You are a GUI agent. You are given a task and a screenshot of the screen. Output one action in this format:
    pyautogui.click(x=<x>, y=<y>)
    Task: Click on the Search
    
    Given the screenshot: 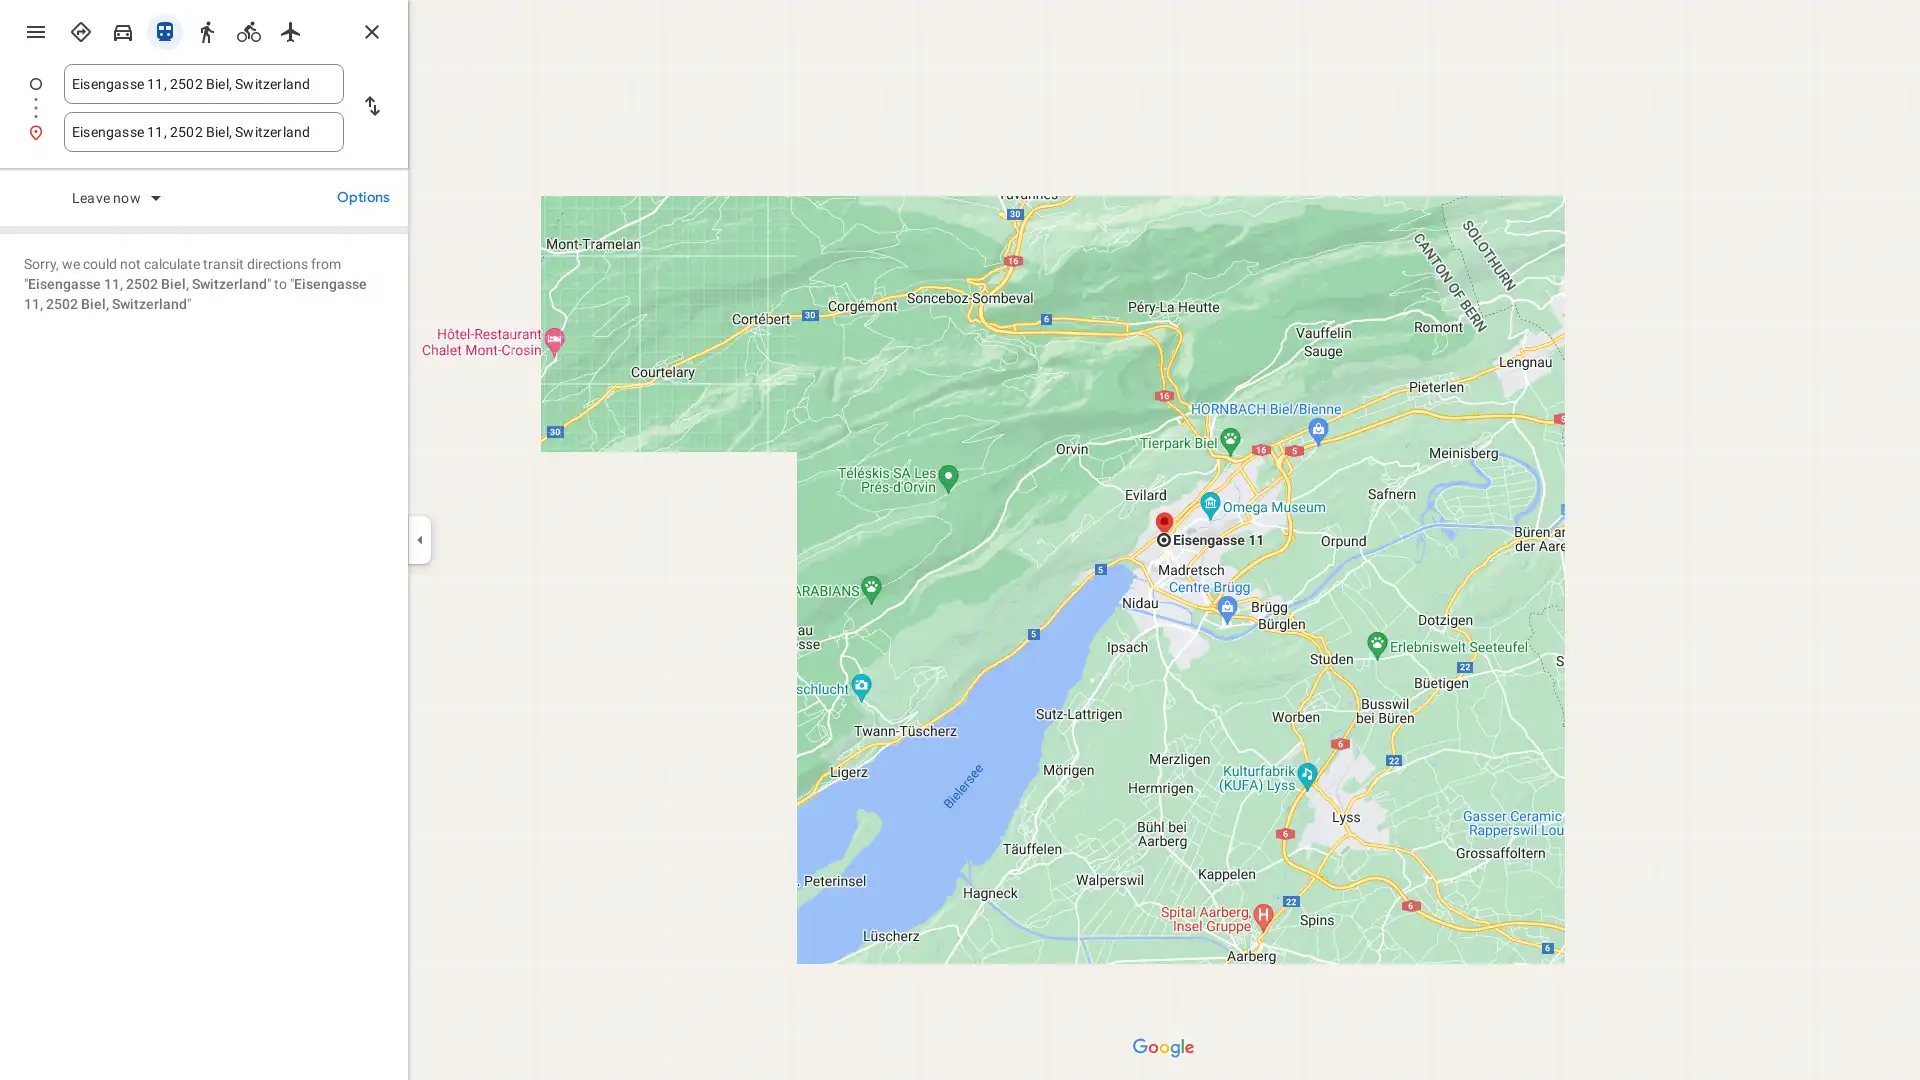 What is the action you would take?
    pyautogui.click(x=424, y=83)
    